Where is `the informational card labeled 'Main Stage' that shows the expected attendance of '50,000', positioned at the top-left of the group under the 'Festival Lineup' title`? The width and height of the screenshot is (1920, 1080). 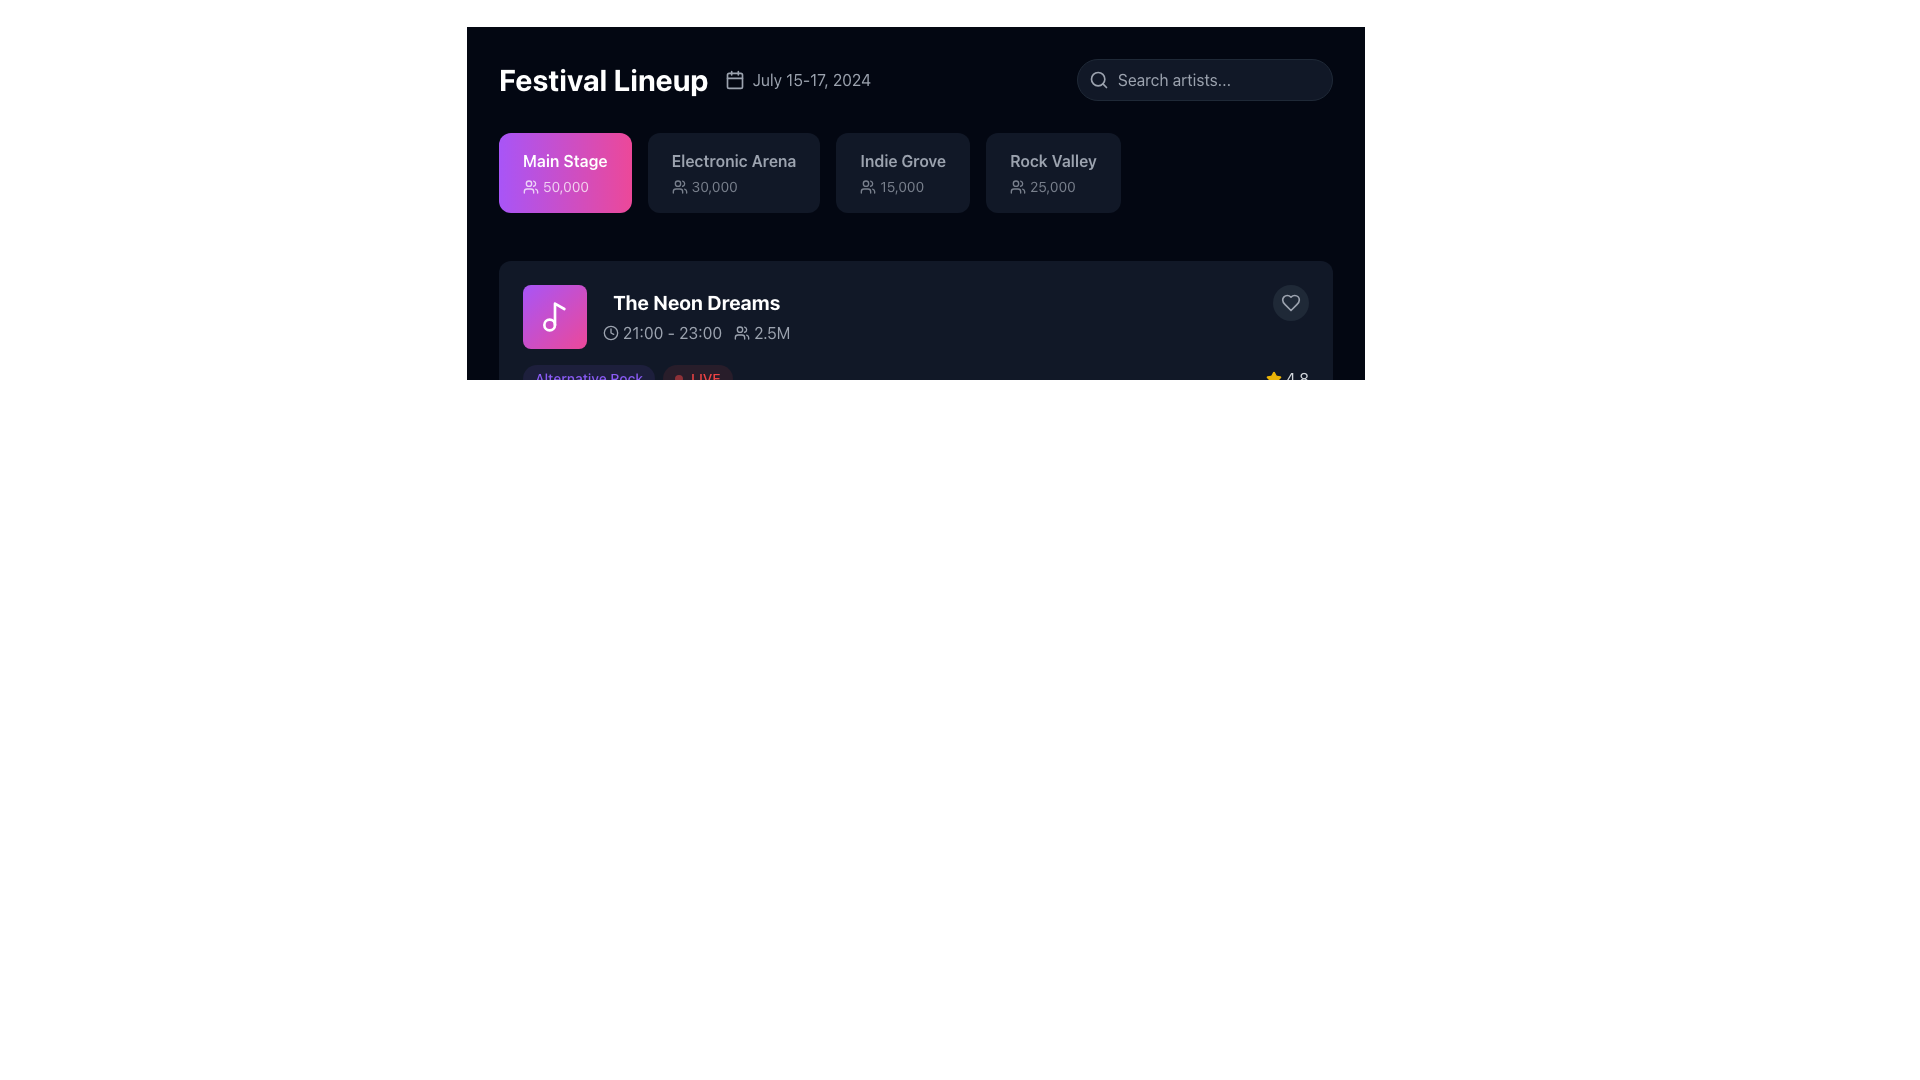 the informational card labeled 'Main Stage' that shows the expected attendance of '50,000', positioned at the top-left of the group under the 'Festival Lineup' title is located at coordinates (564, 172).